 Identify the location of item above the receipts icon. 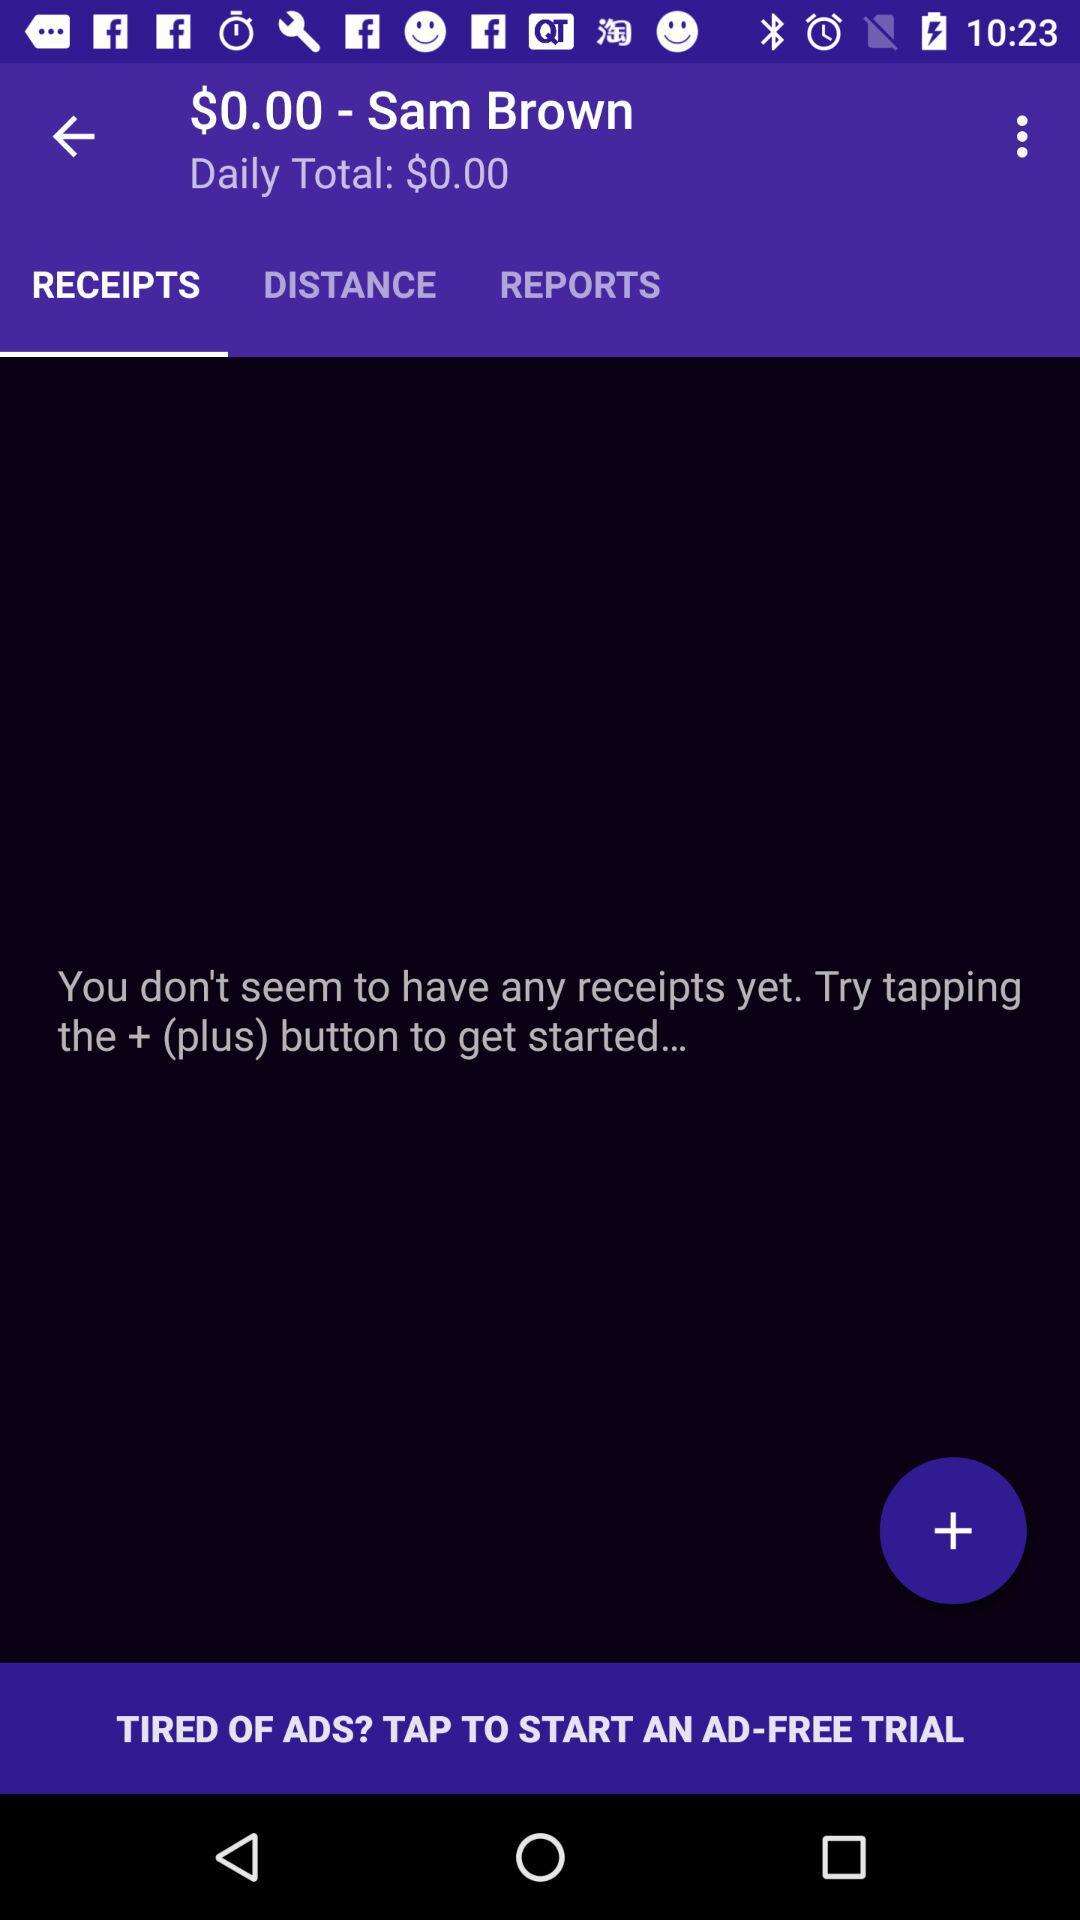
(72, 135).